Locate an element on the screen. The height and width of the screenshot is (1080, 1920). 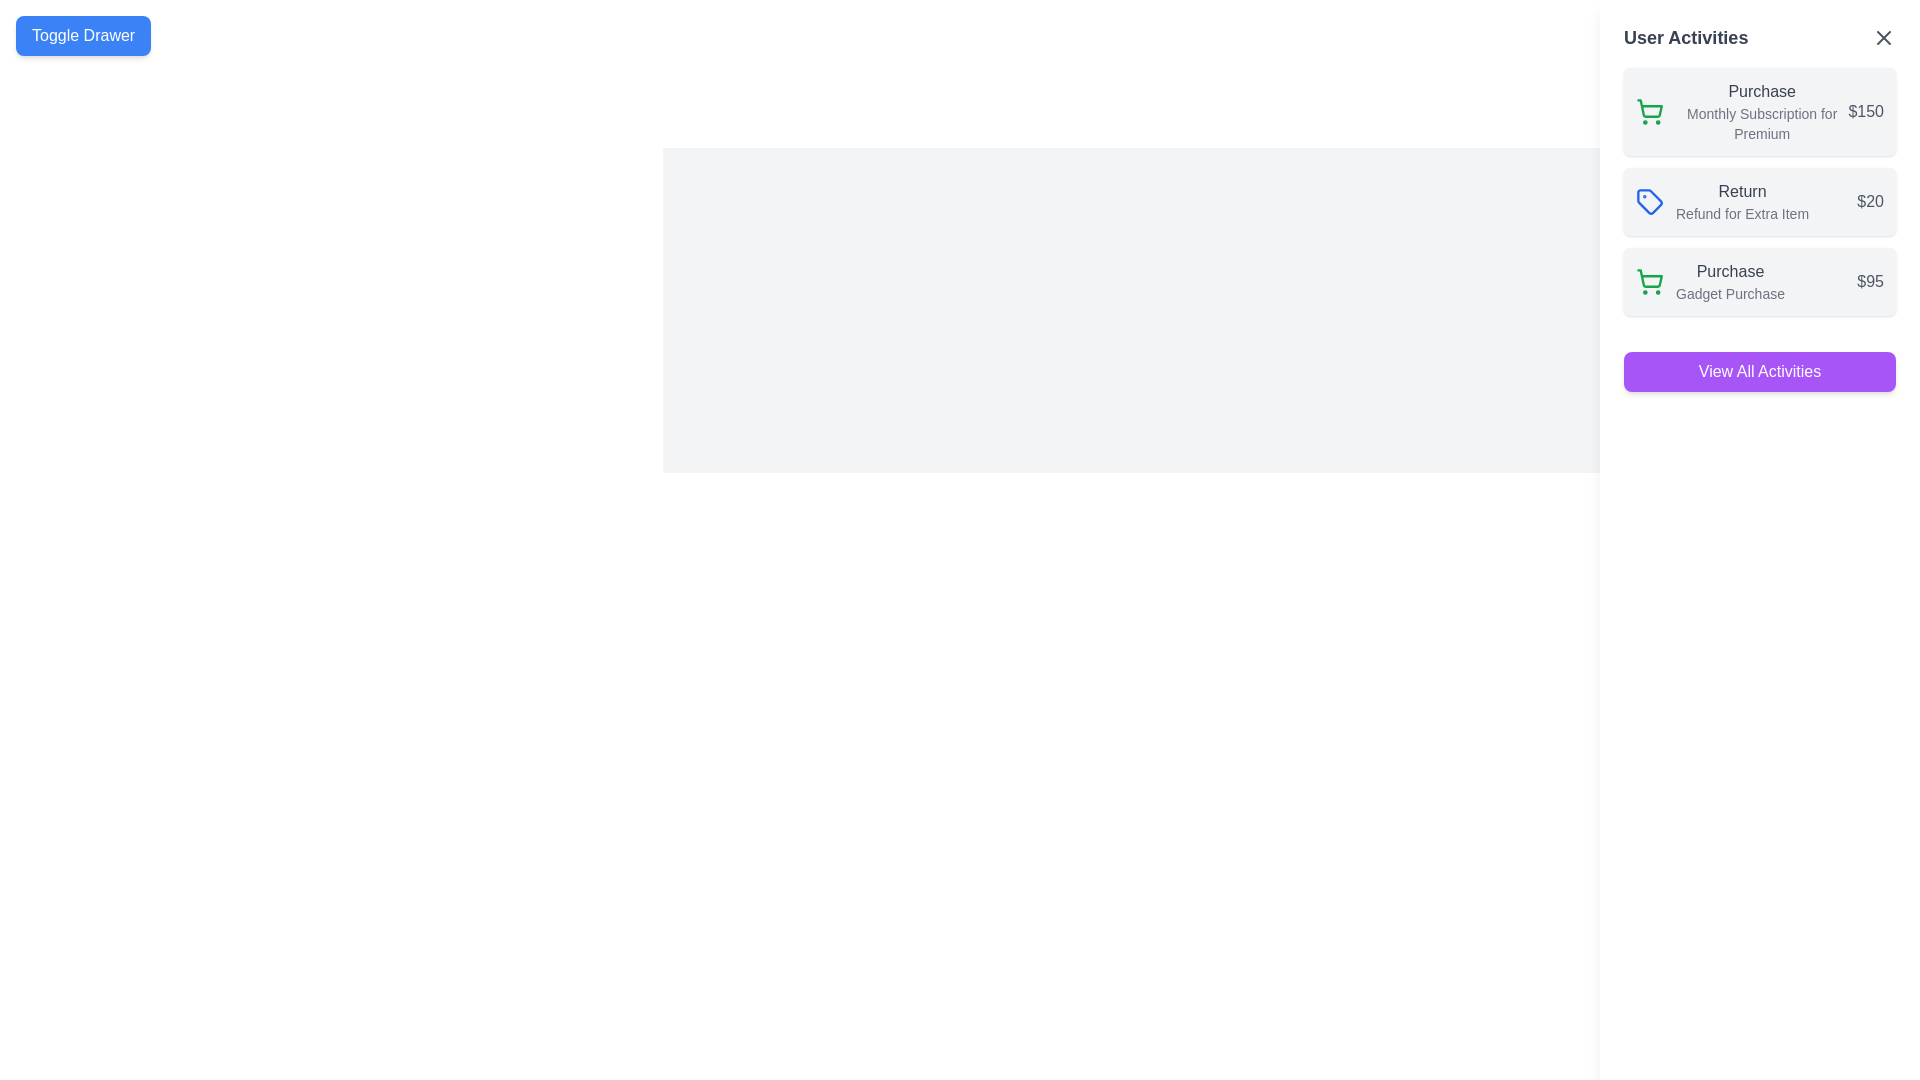
the monetary amount label displaying '$20' in medium gray color, which is aligned to the right within a user activity panel is located at coordinates (1869, 201).